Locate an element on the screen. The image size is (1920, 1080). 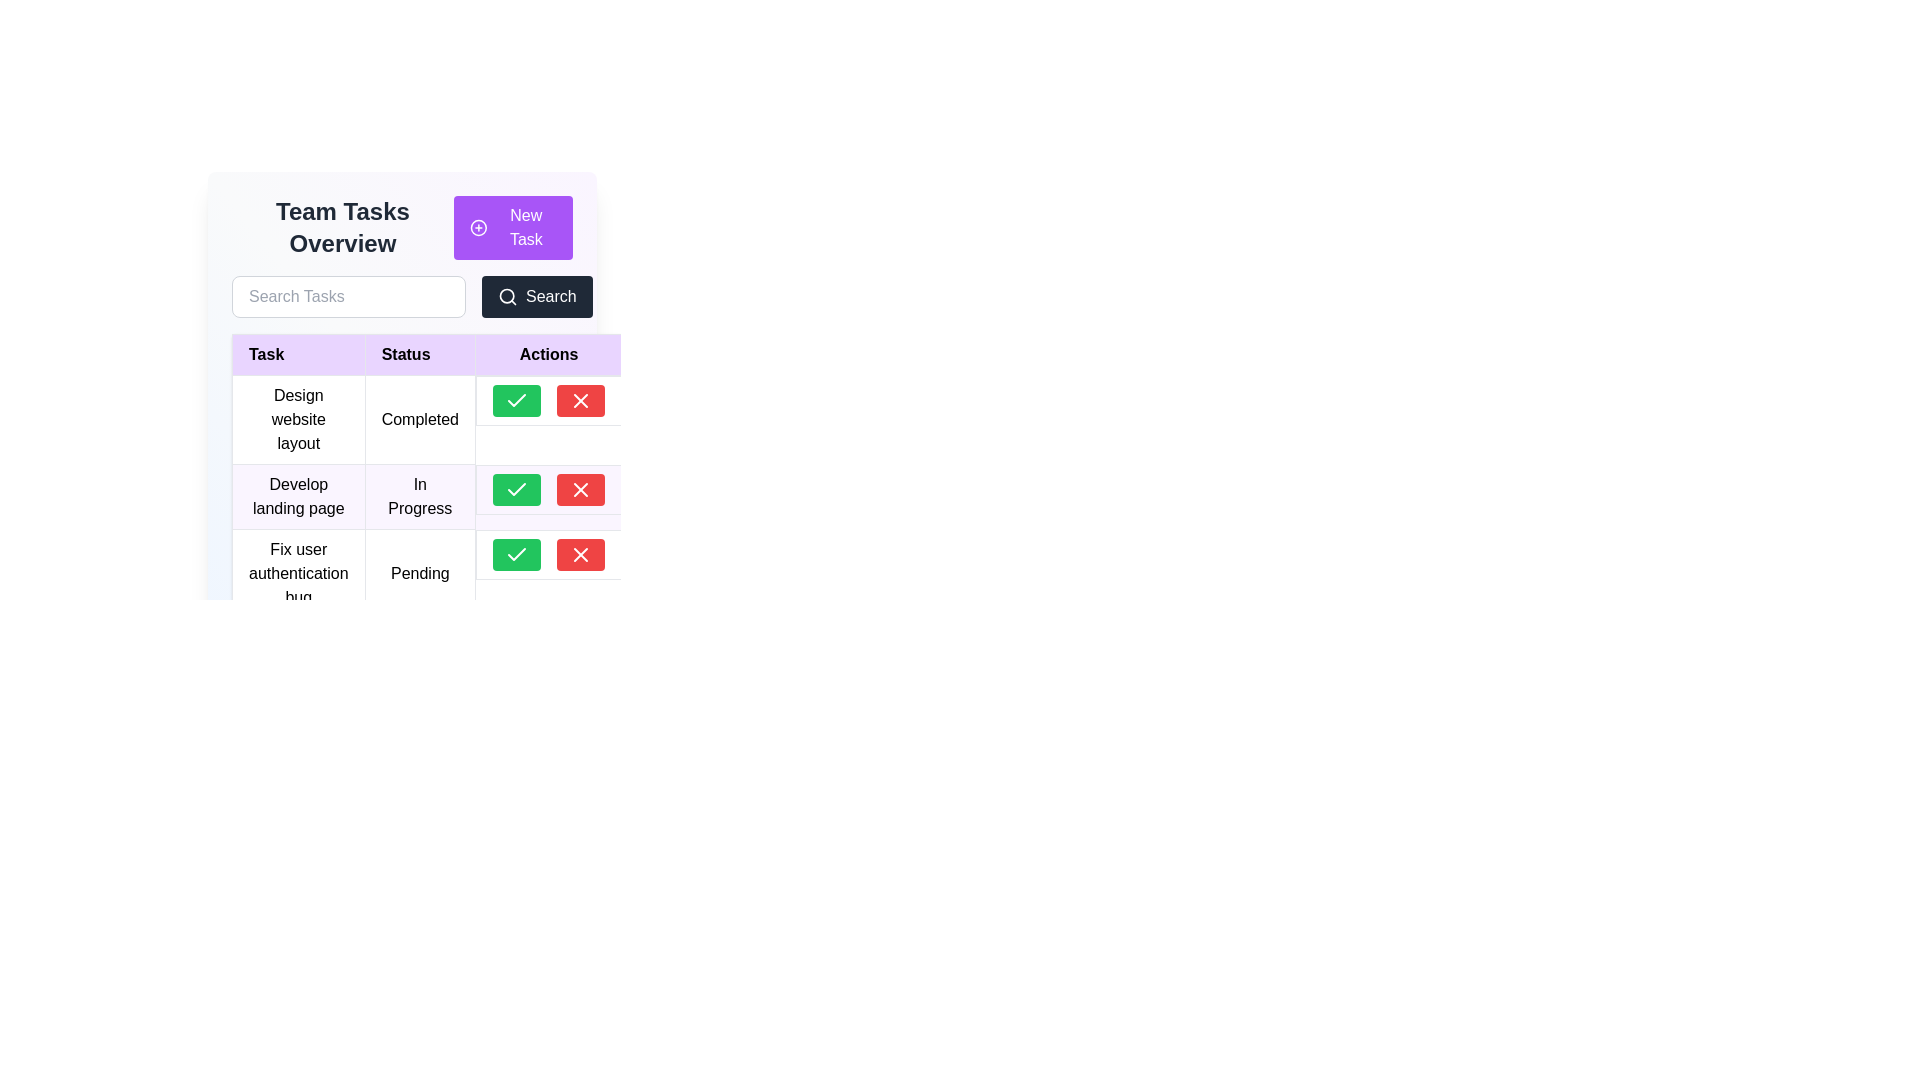
the Text label indicating the status of the completed task 'Design website layout' in the task management overview table is located at coordinates (419, 419).